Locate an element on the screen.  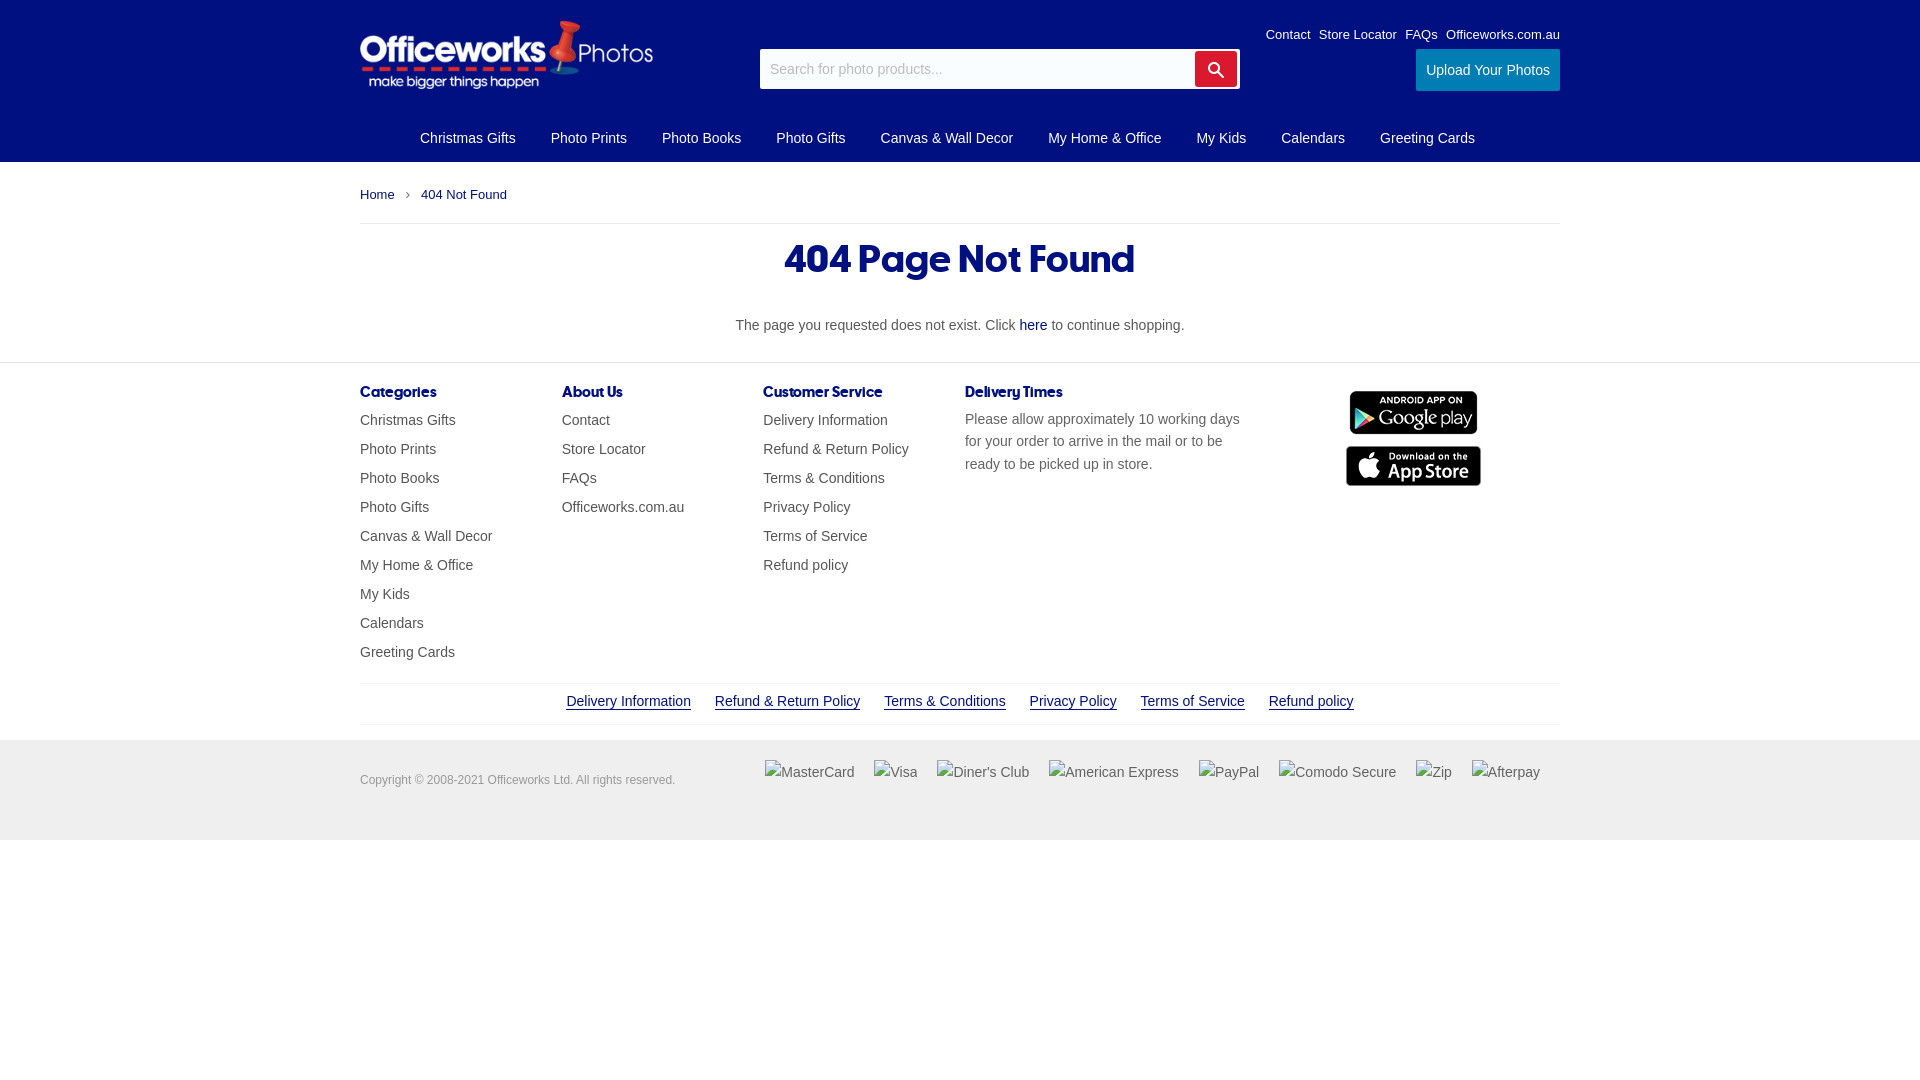
'Upload Your Photos' is located at coordinates (1415, 68).